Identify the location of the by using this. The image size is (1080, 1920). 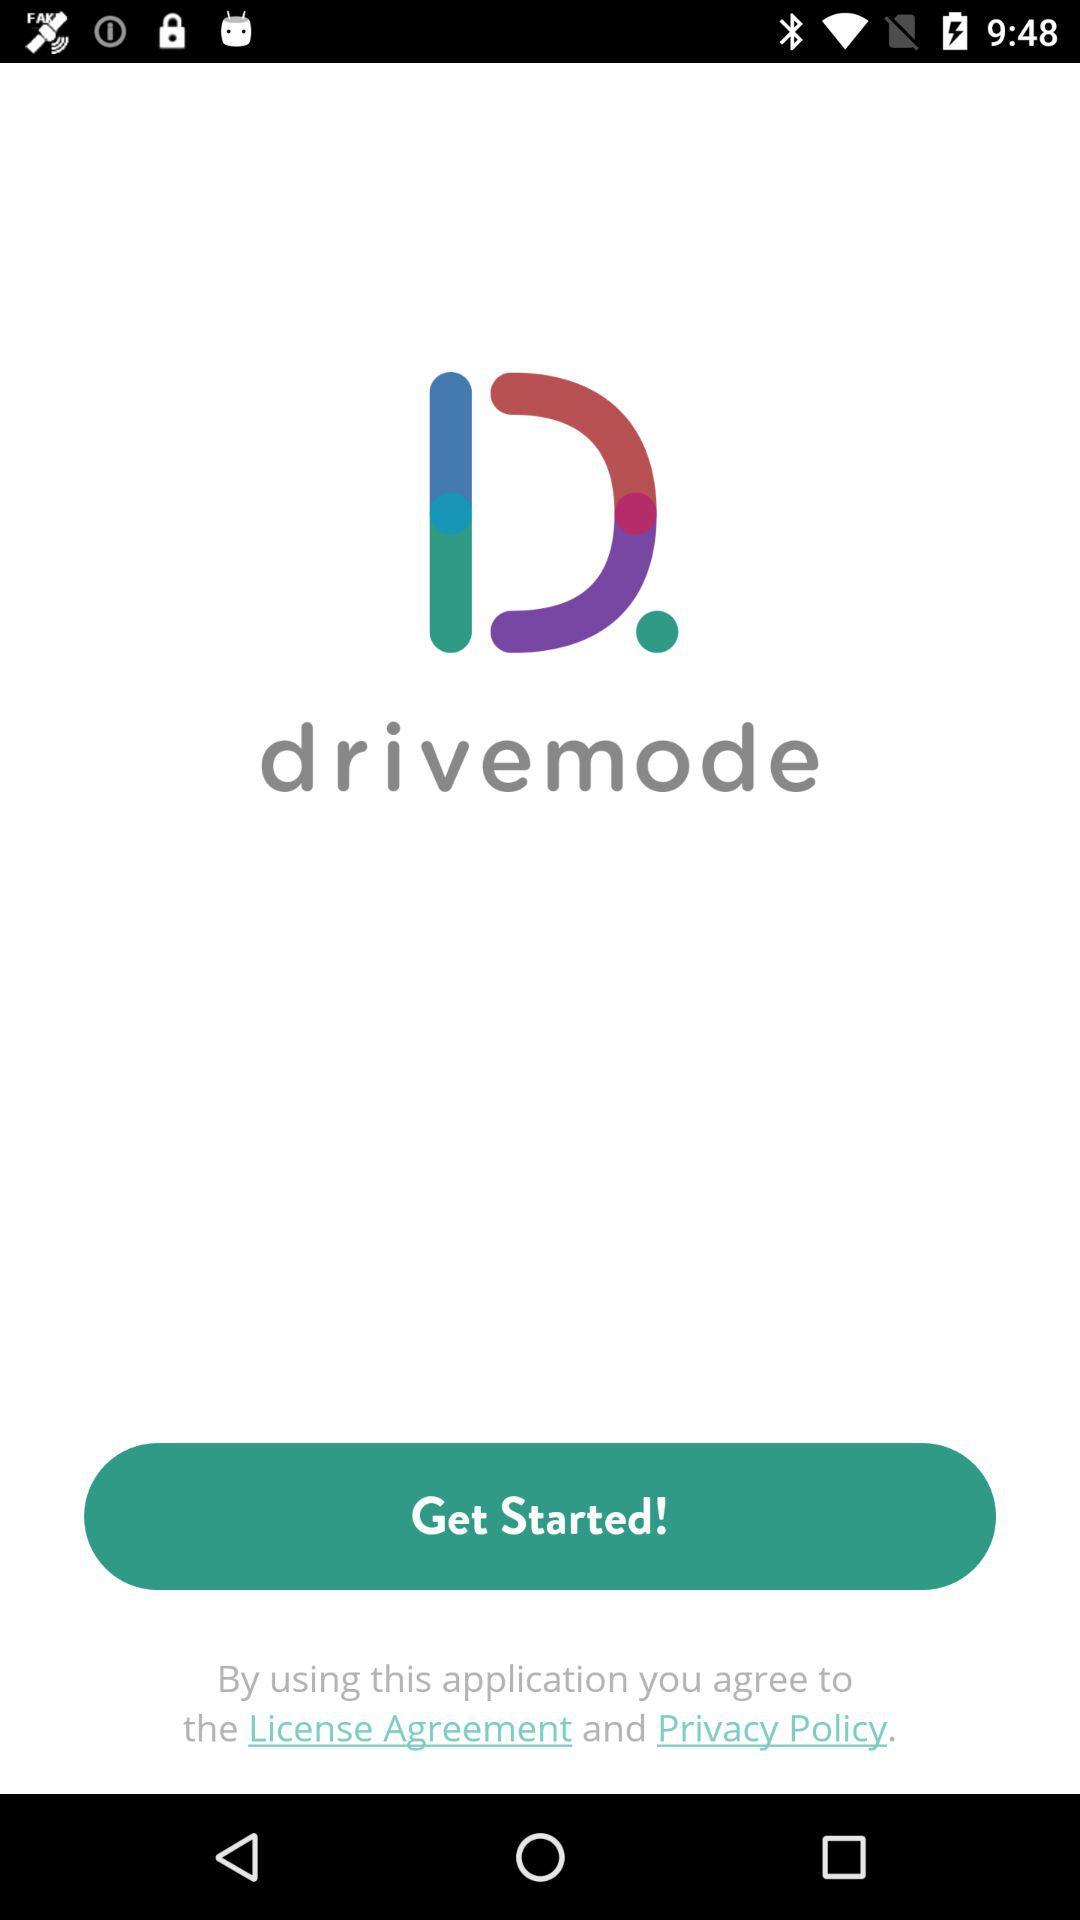
(540, 1701).